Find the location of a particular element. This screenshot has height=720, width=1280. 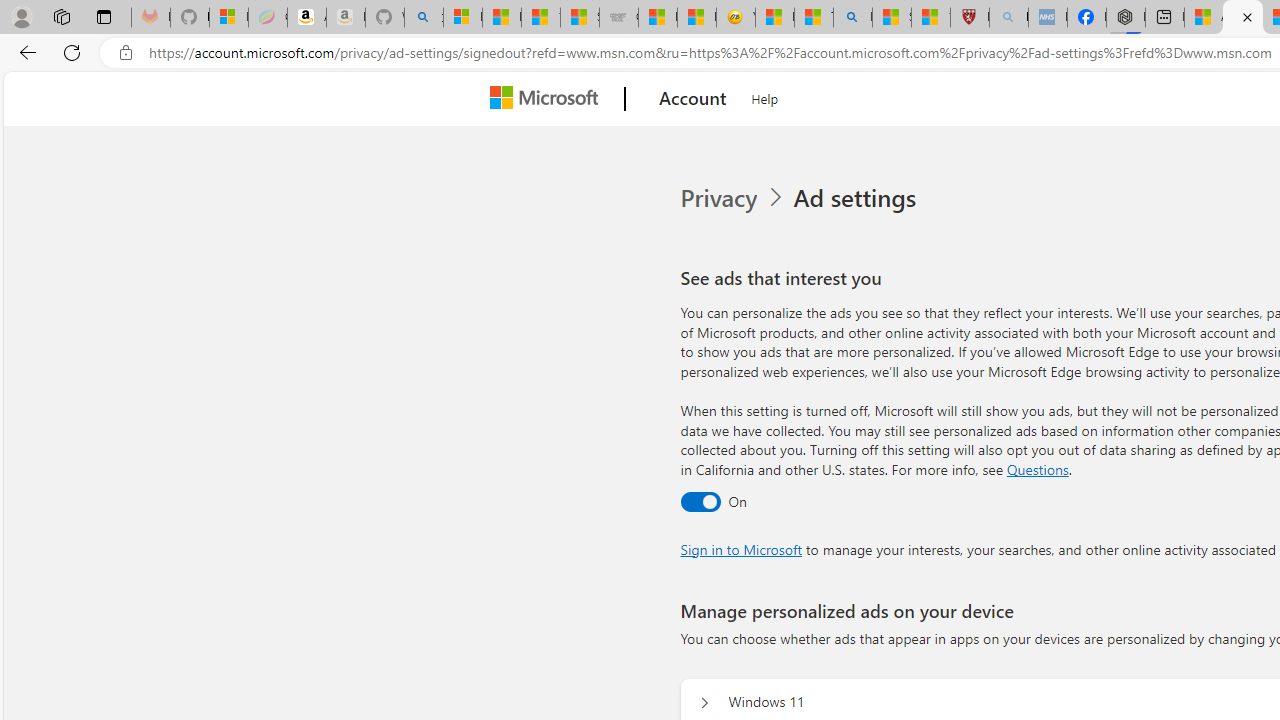

'Close tab' is located at coordinates (1246, 17).